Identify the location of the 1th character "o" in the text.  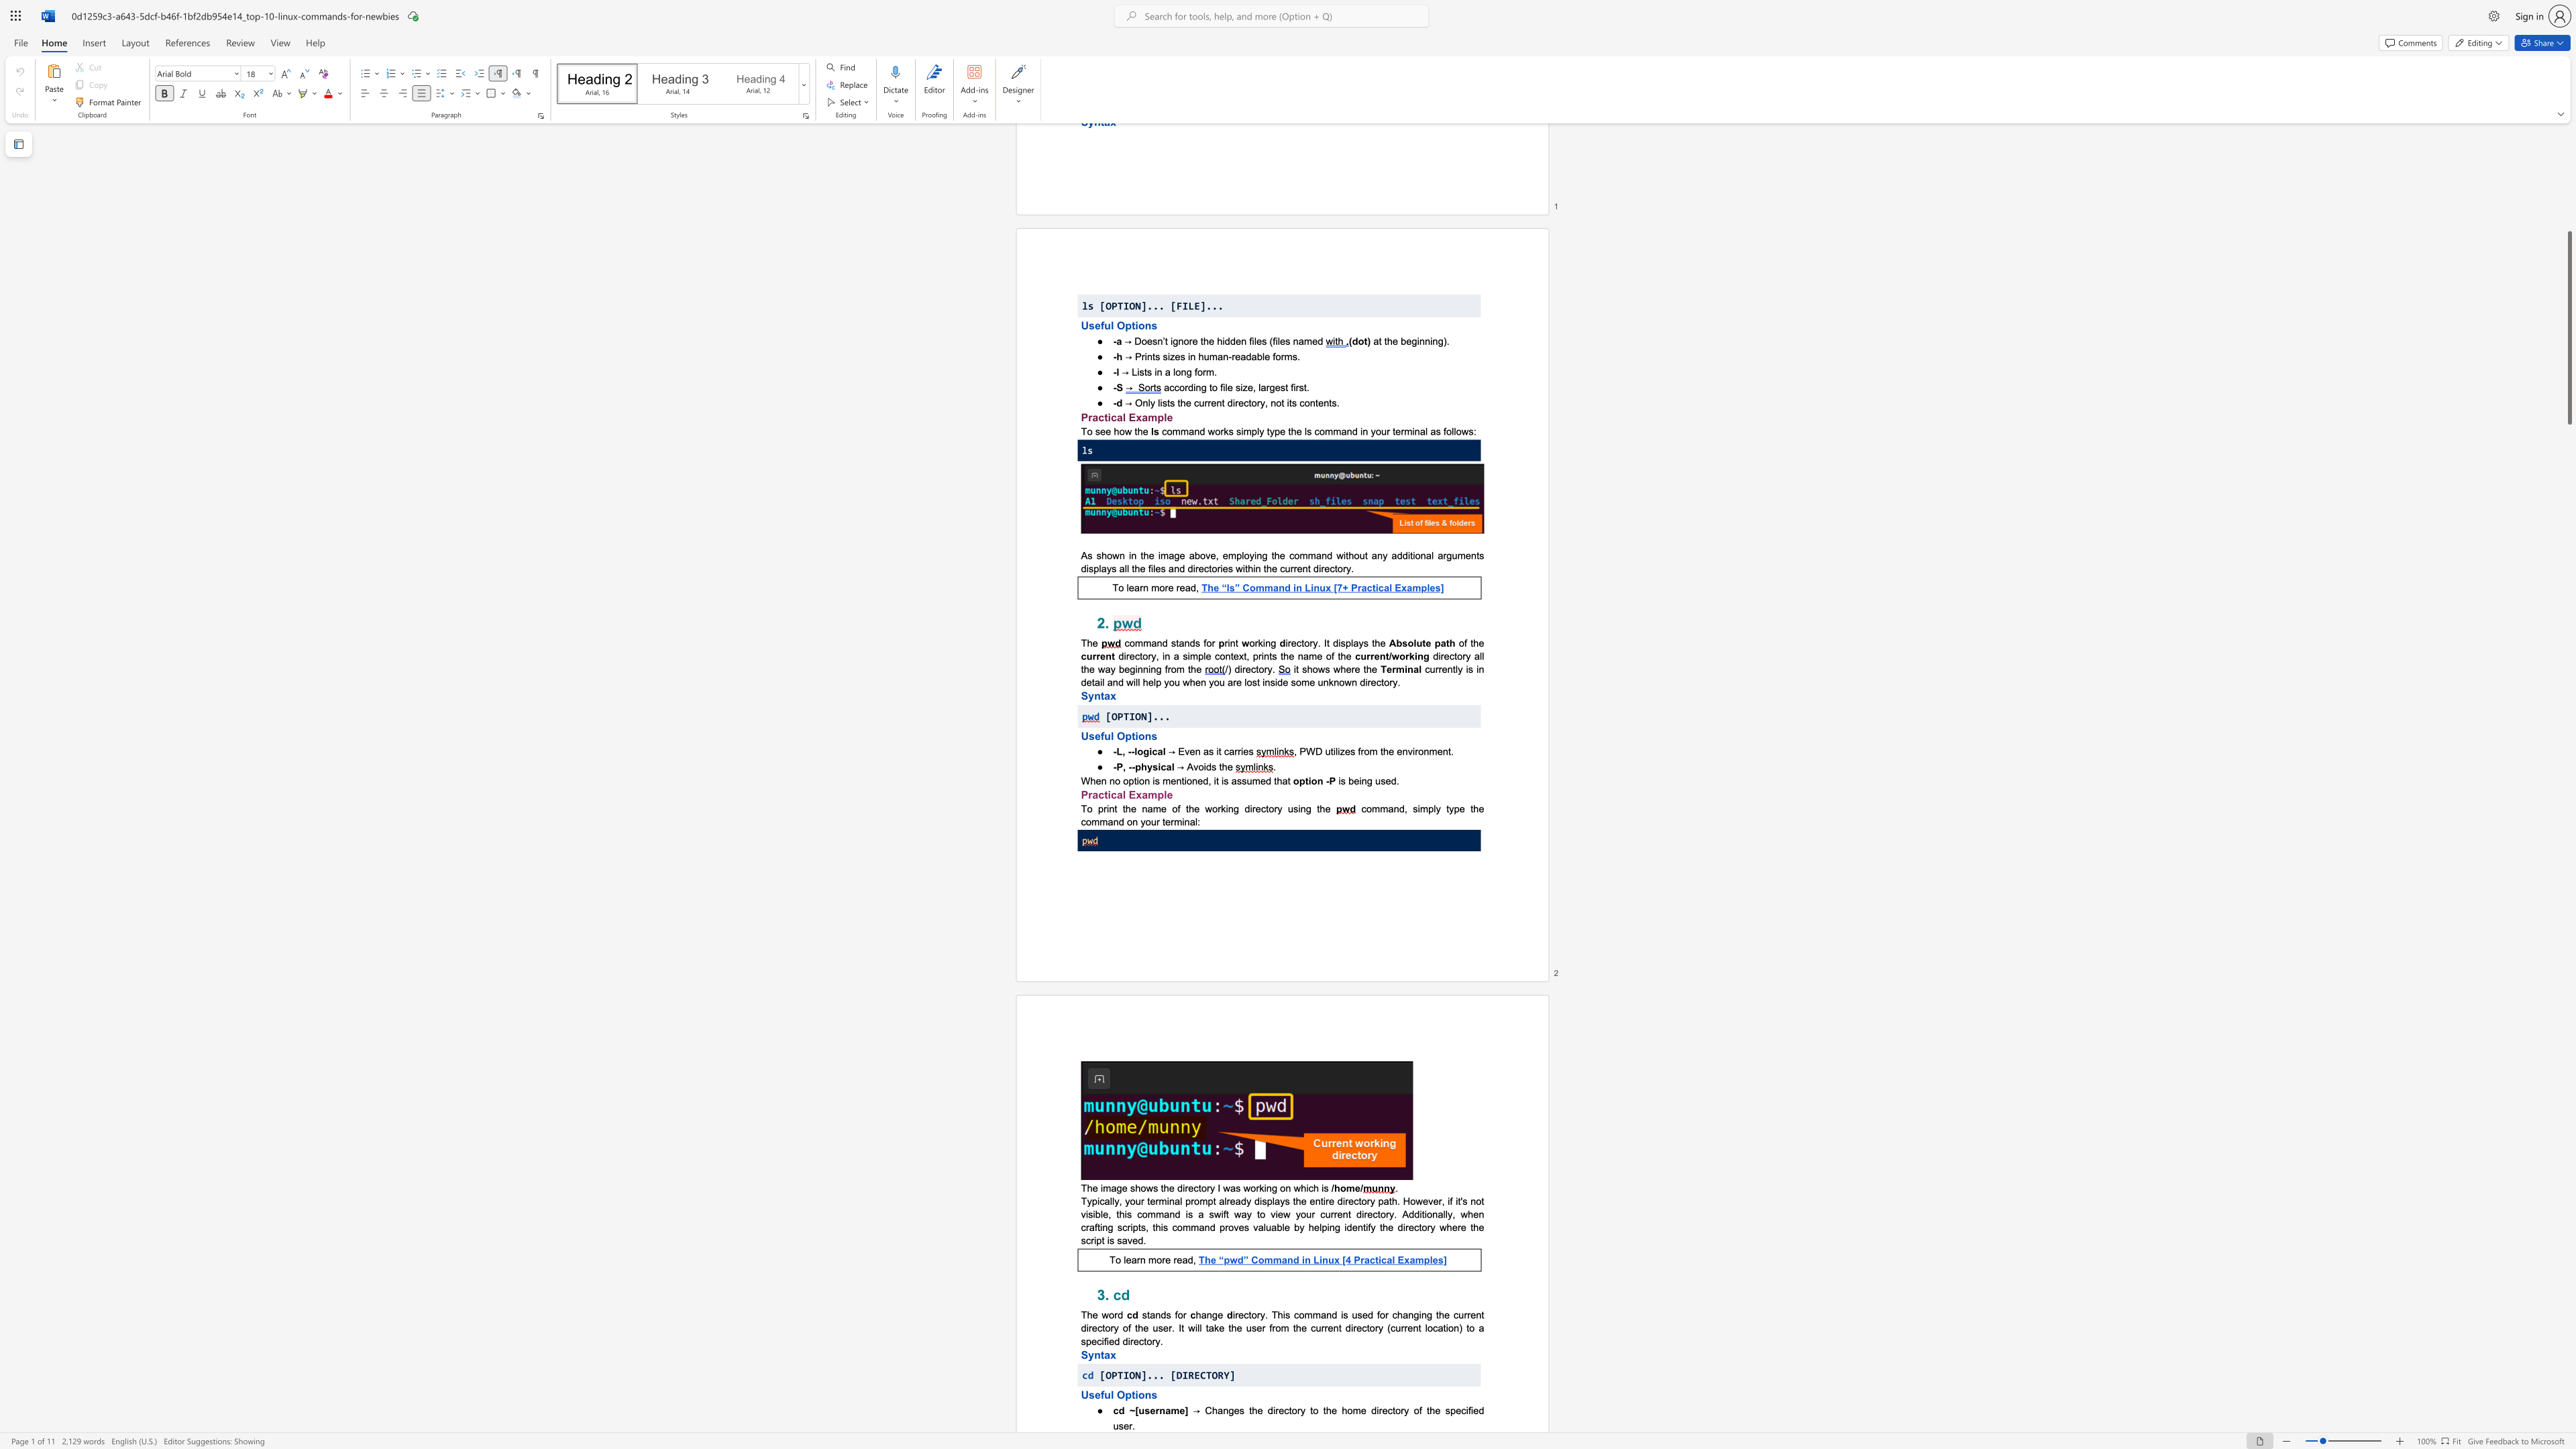
(1293, 1409).